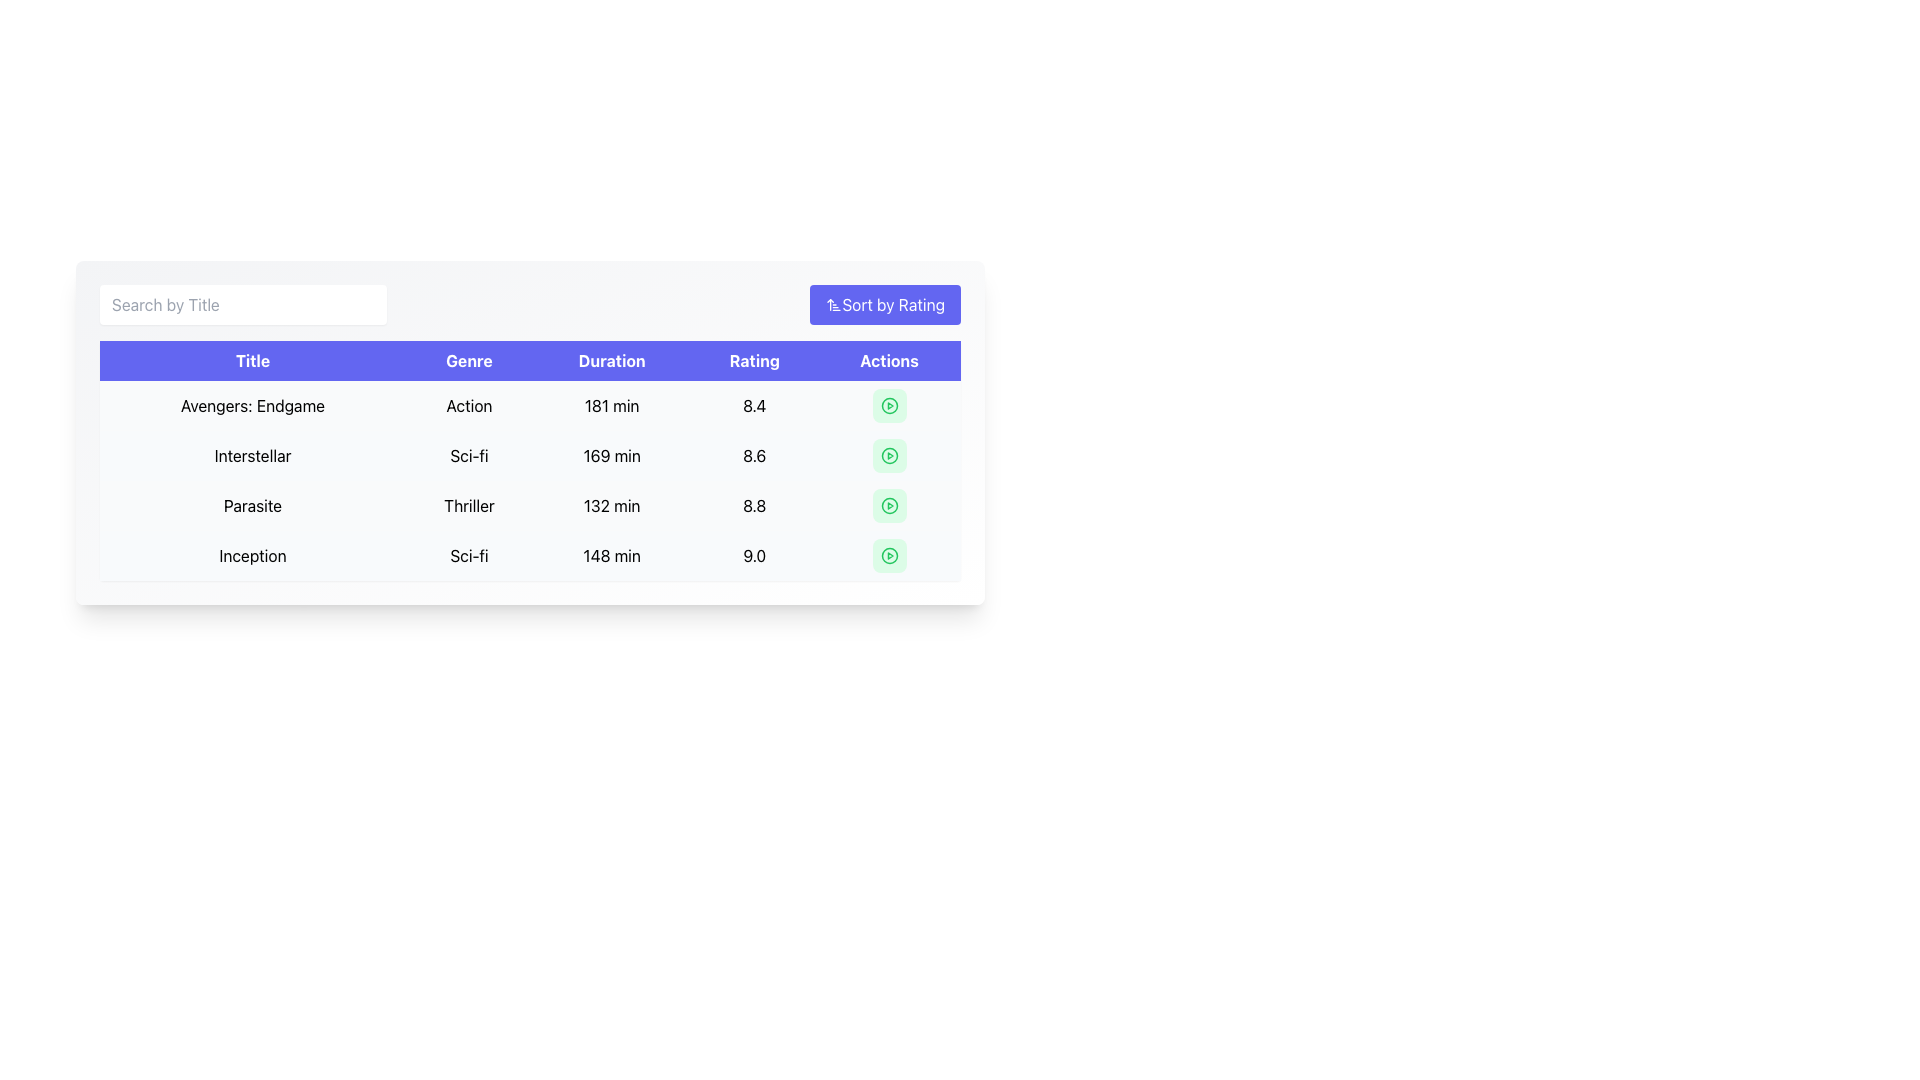  Describe the element at coordinates (468, 405) in the screenshot. I see `the static text label displaying 'Action' located under the 'Genre' column, which is the second cell aligned with 'Avengers: Endgame' in the 'Title' column` at that location.